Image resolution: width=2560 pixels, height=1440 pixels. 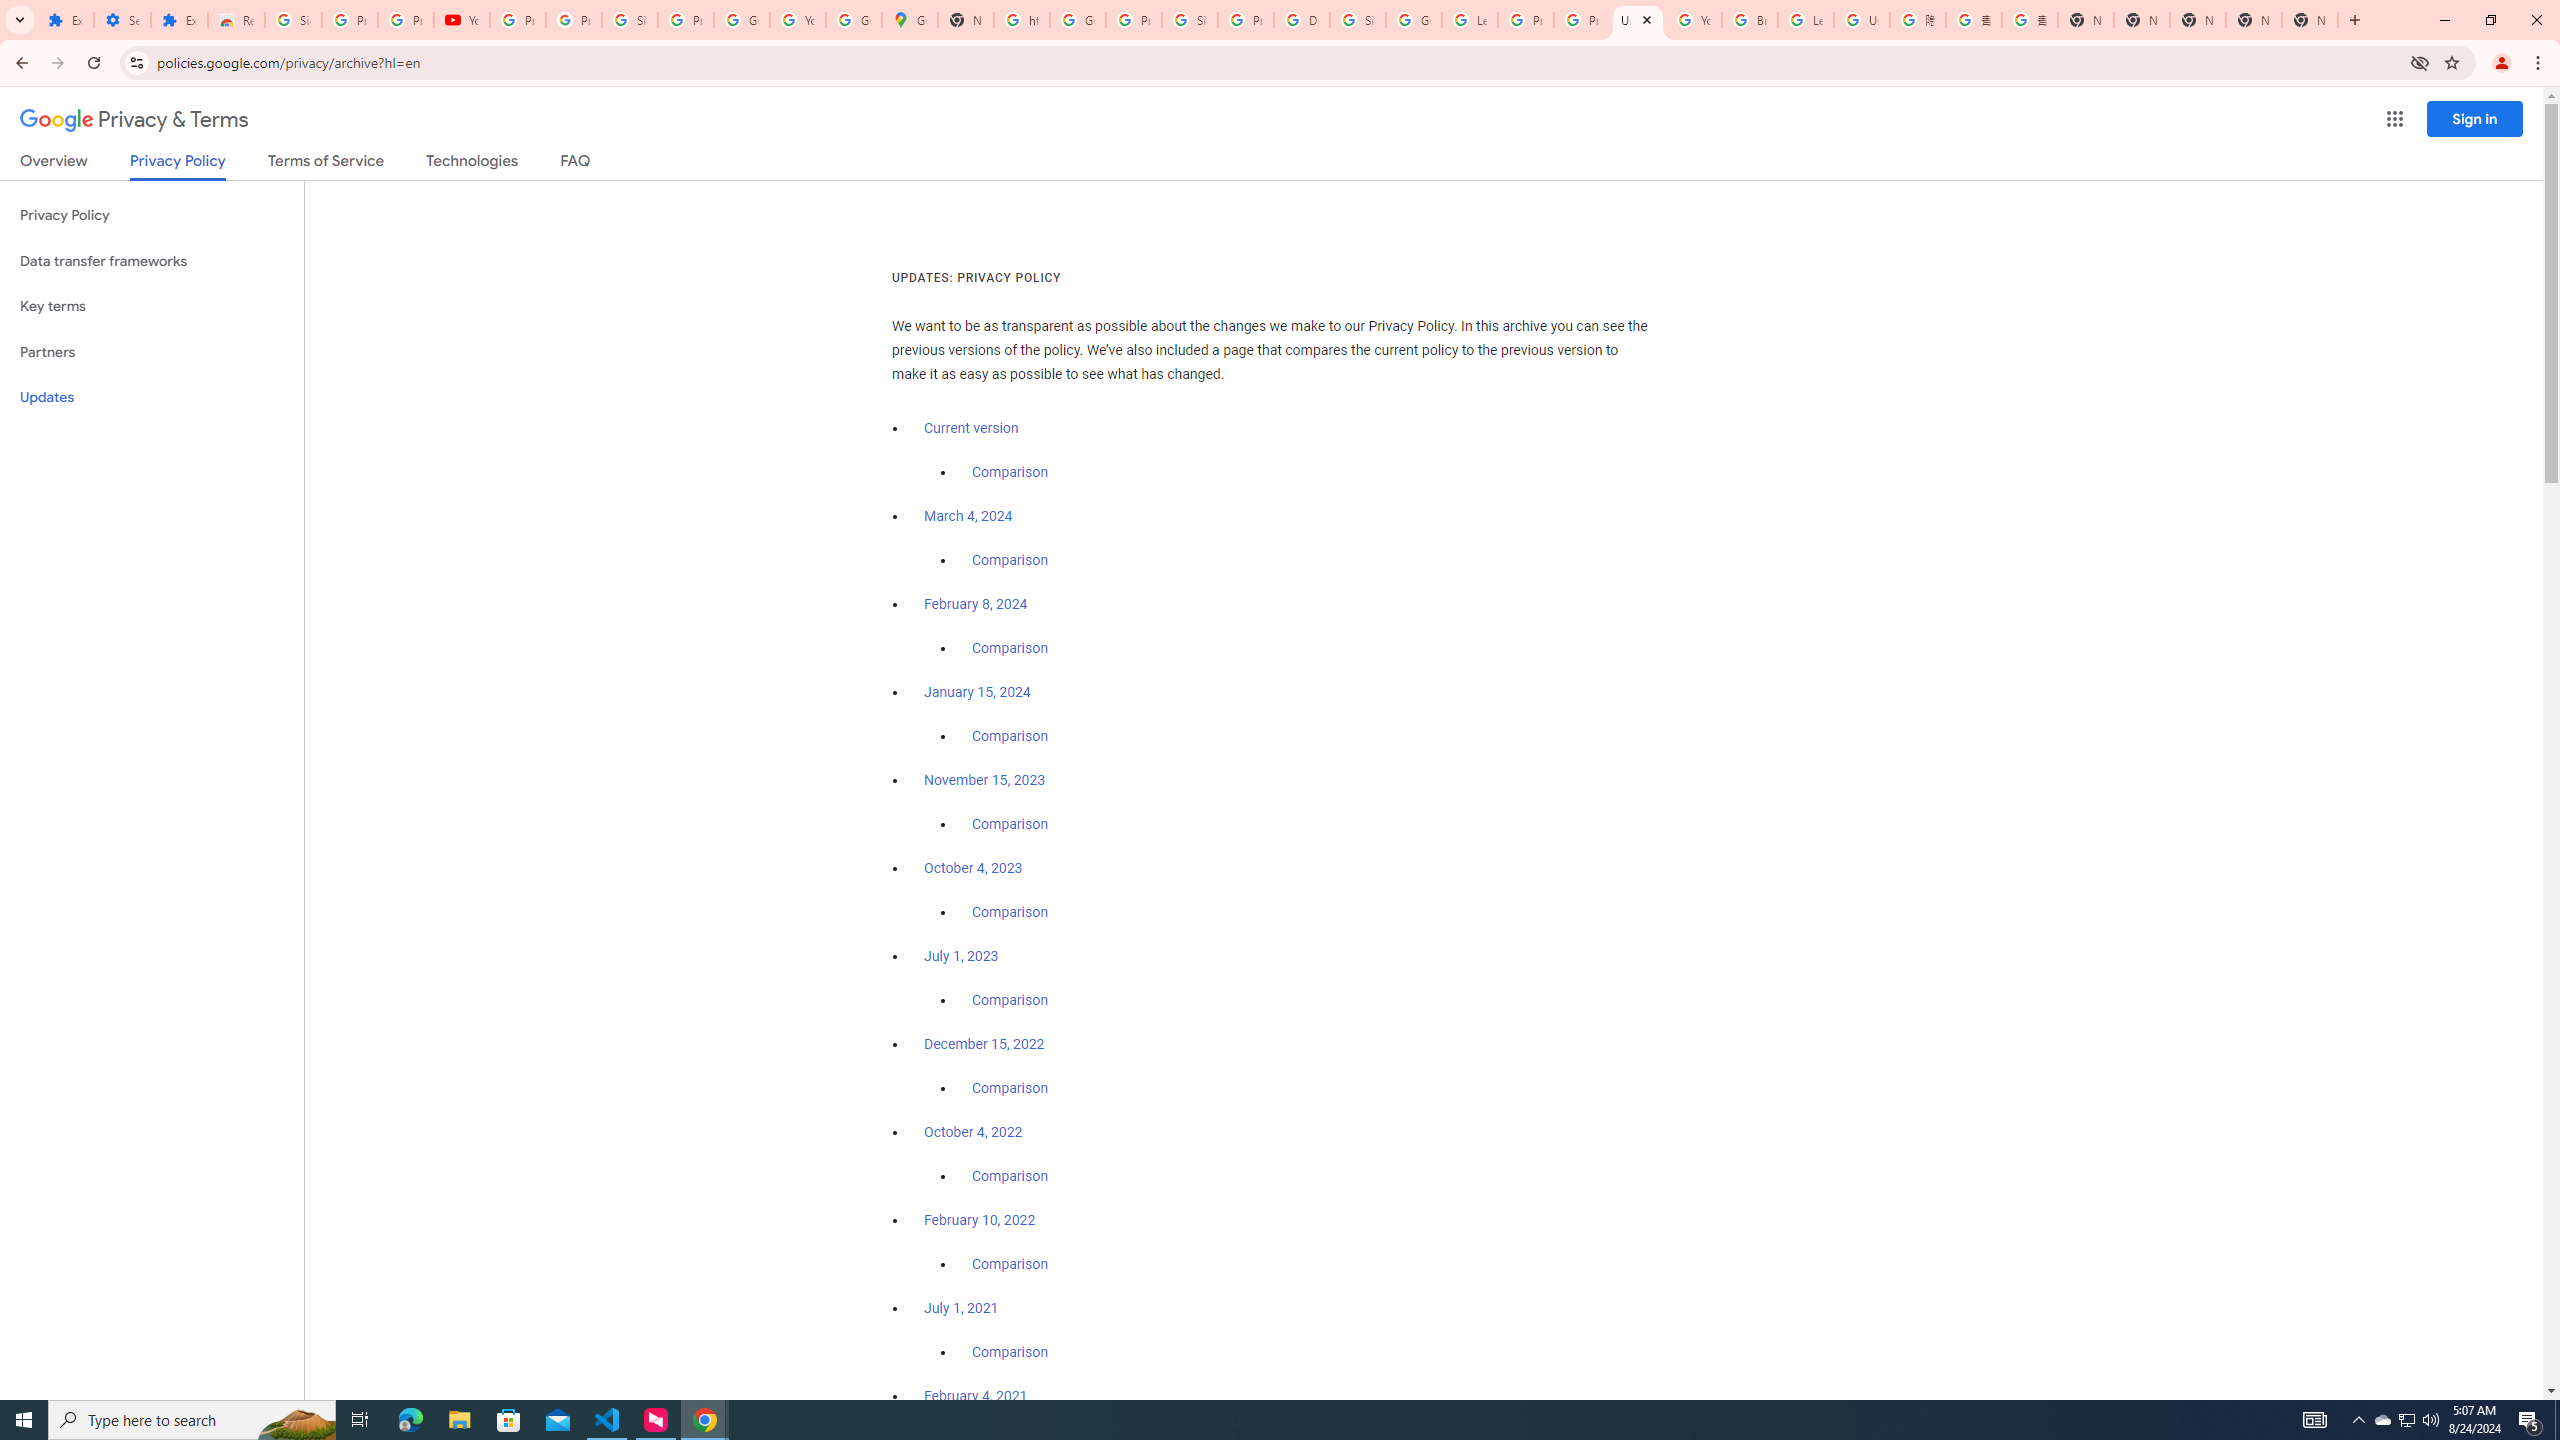 I want to click on 'Privacy Help Center - Policies Help', so click(x=1581, y=19).